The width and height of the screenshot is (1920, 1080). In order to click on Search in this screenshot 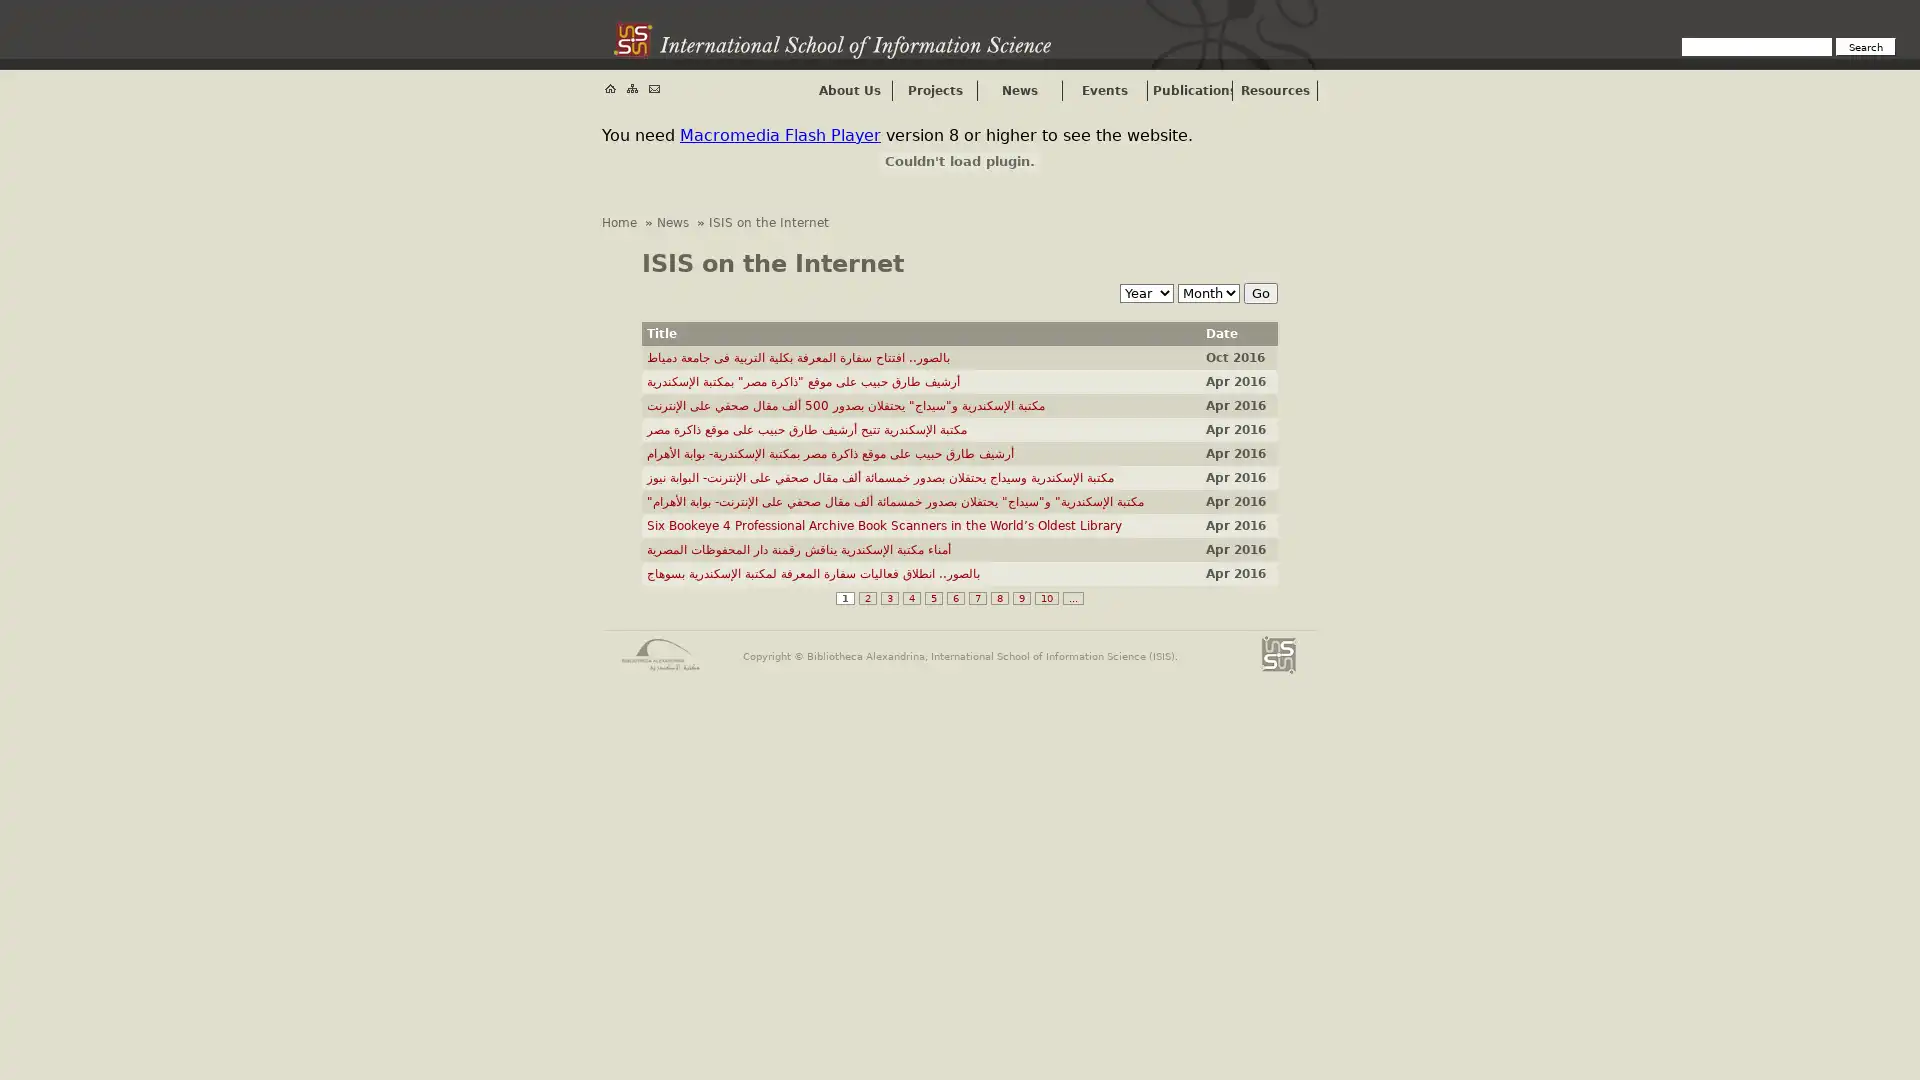, I will do `click(1865, 45)`.